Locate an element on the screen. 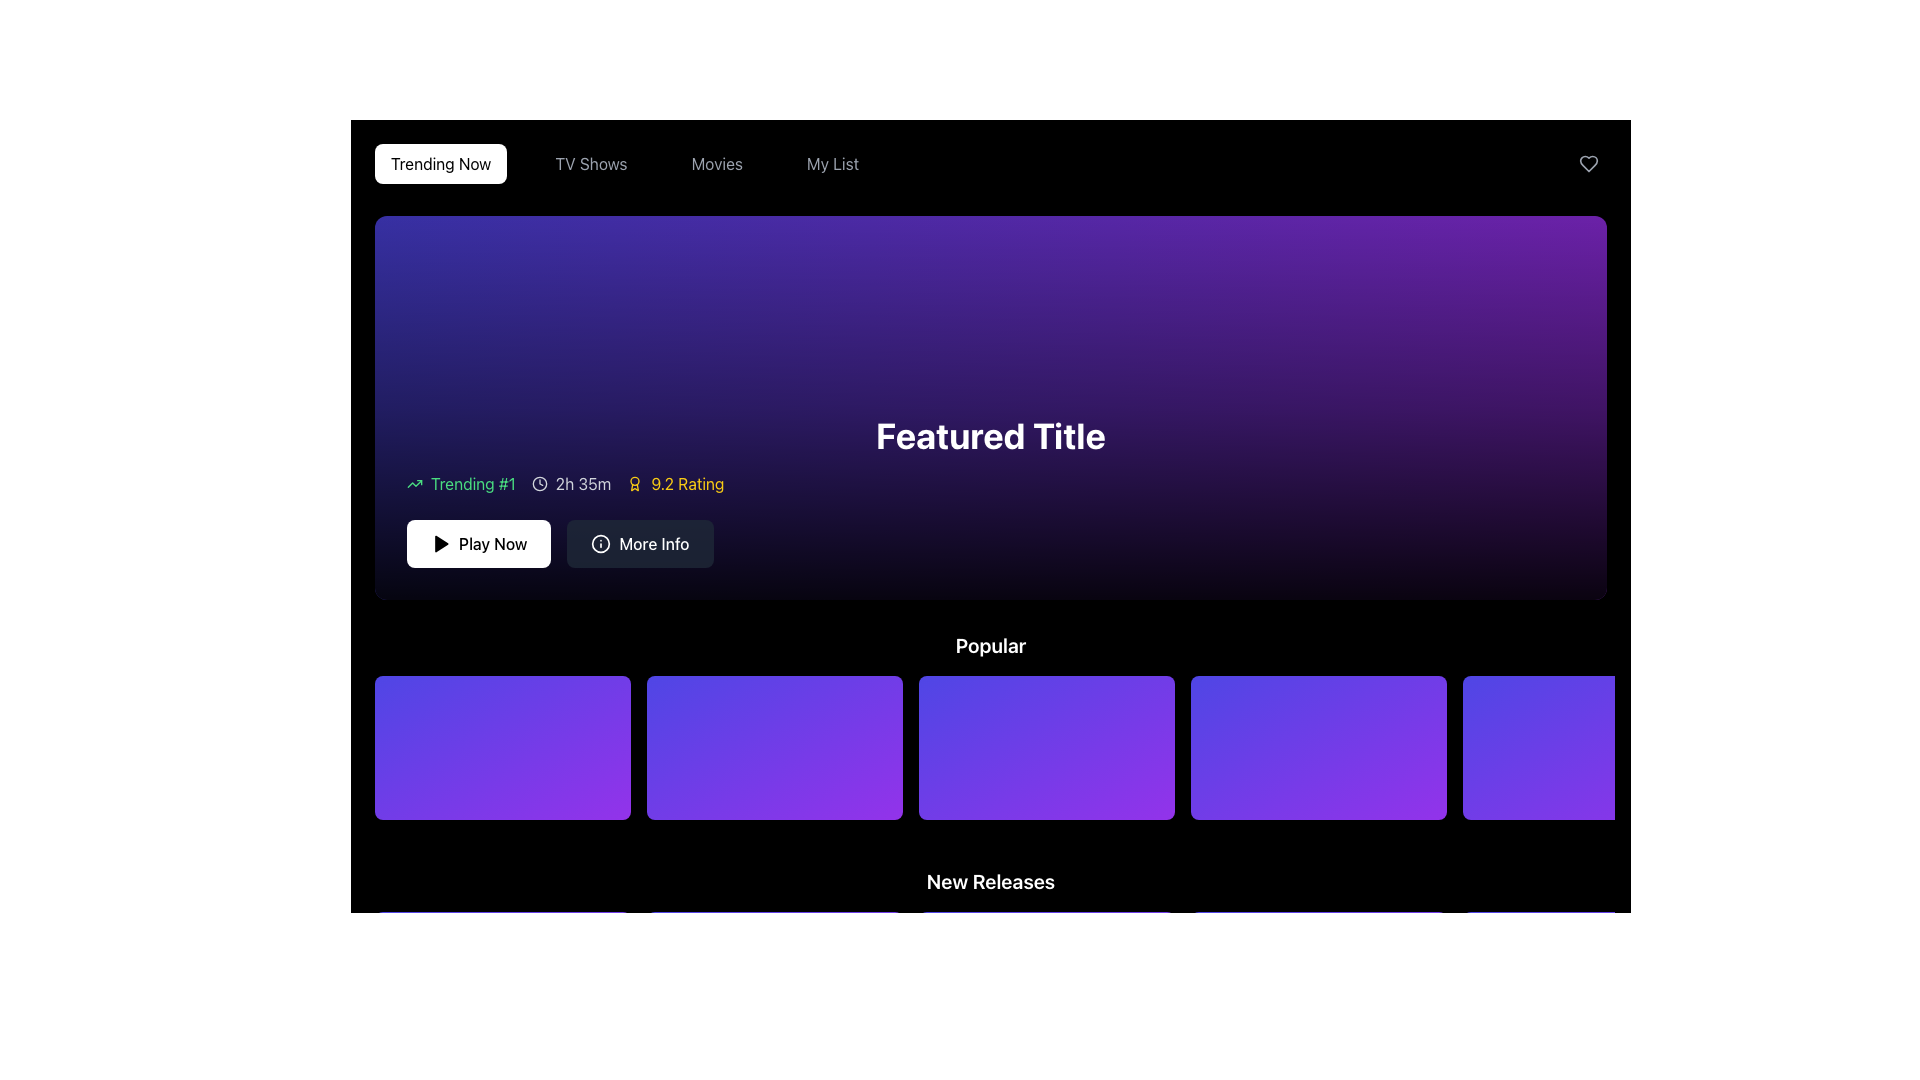 Image resolution: width=1920 pixels, height=1080 pixels. the vibrant, gradient background Interactive Card located in the second position under the 'Popular' section is located at coordinates (773, 748).